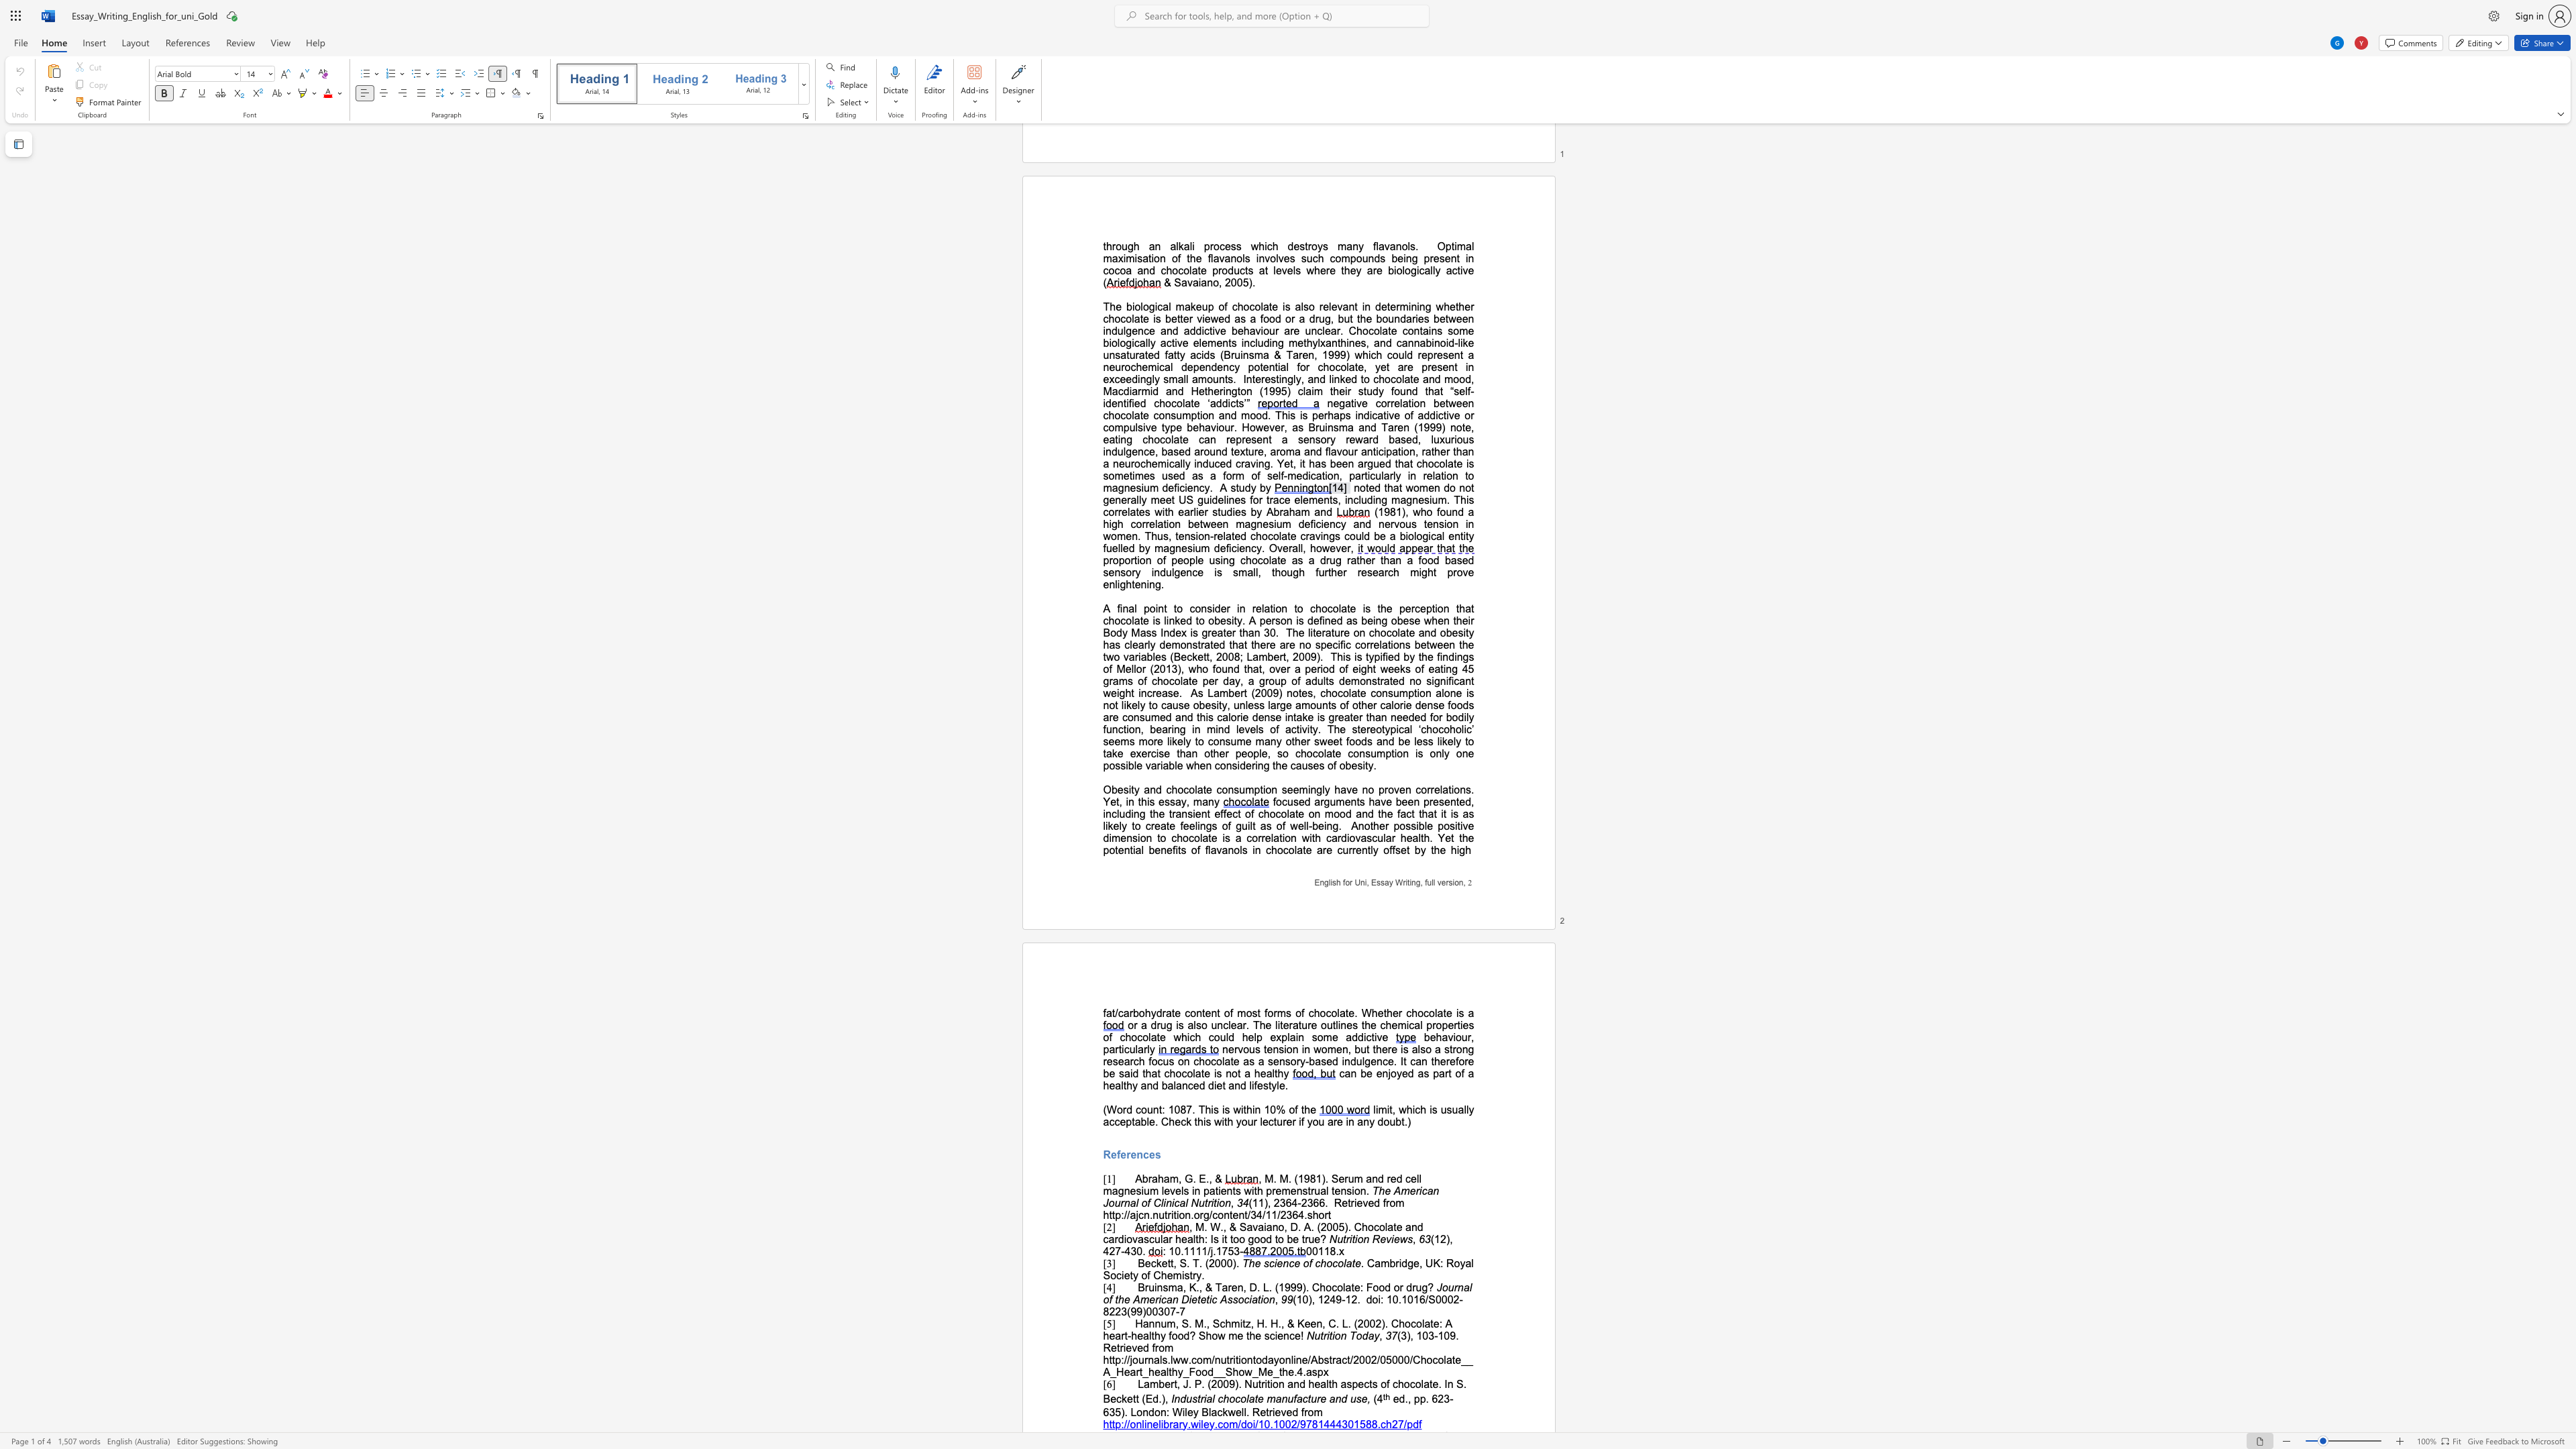 This screenshot has width=2576, height=1449. I want to click on the subset text "ate manufactu" within the text "Industrial chocolate manufacture and use,", so click(1248, 1399).